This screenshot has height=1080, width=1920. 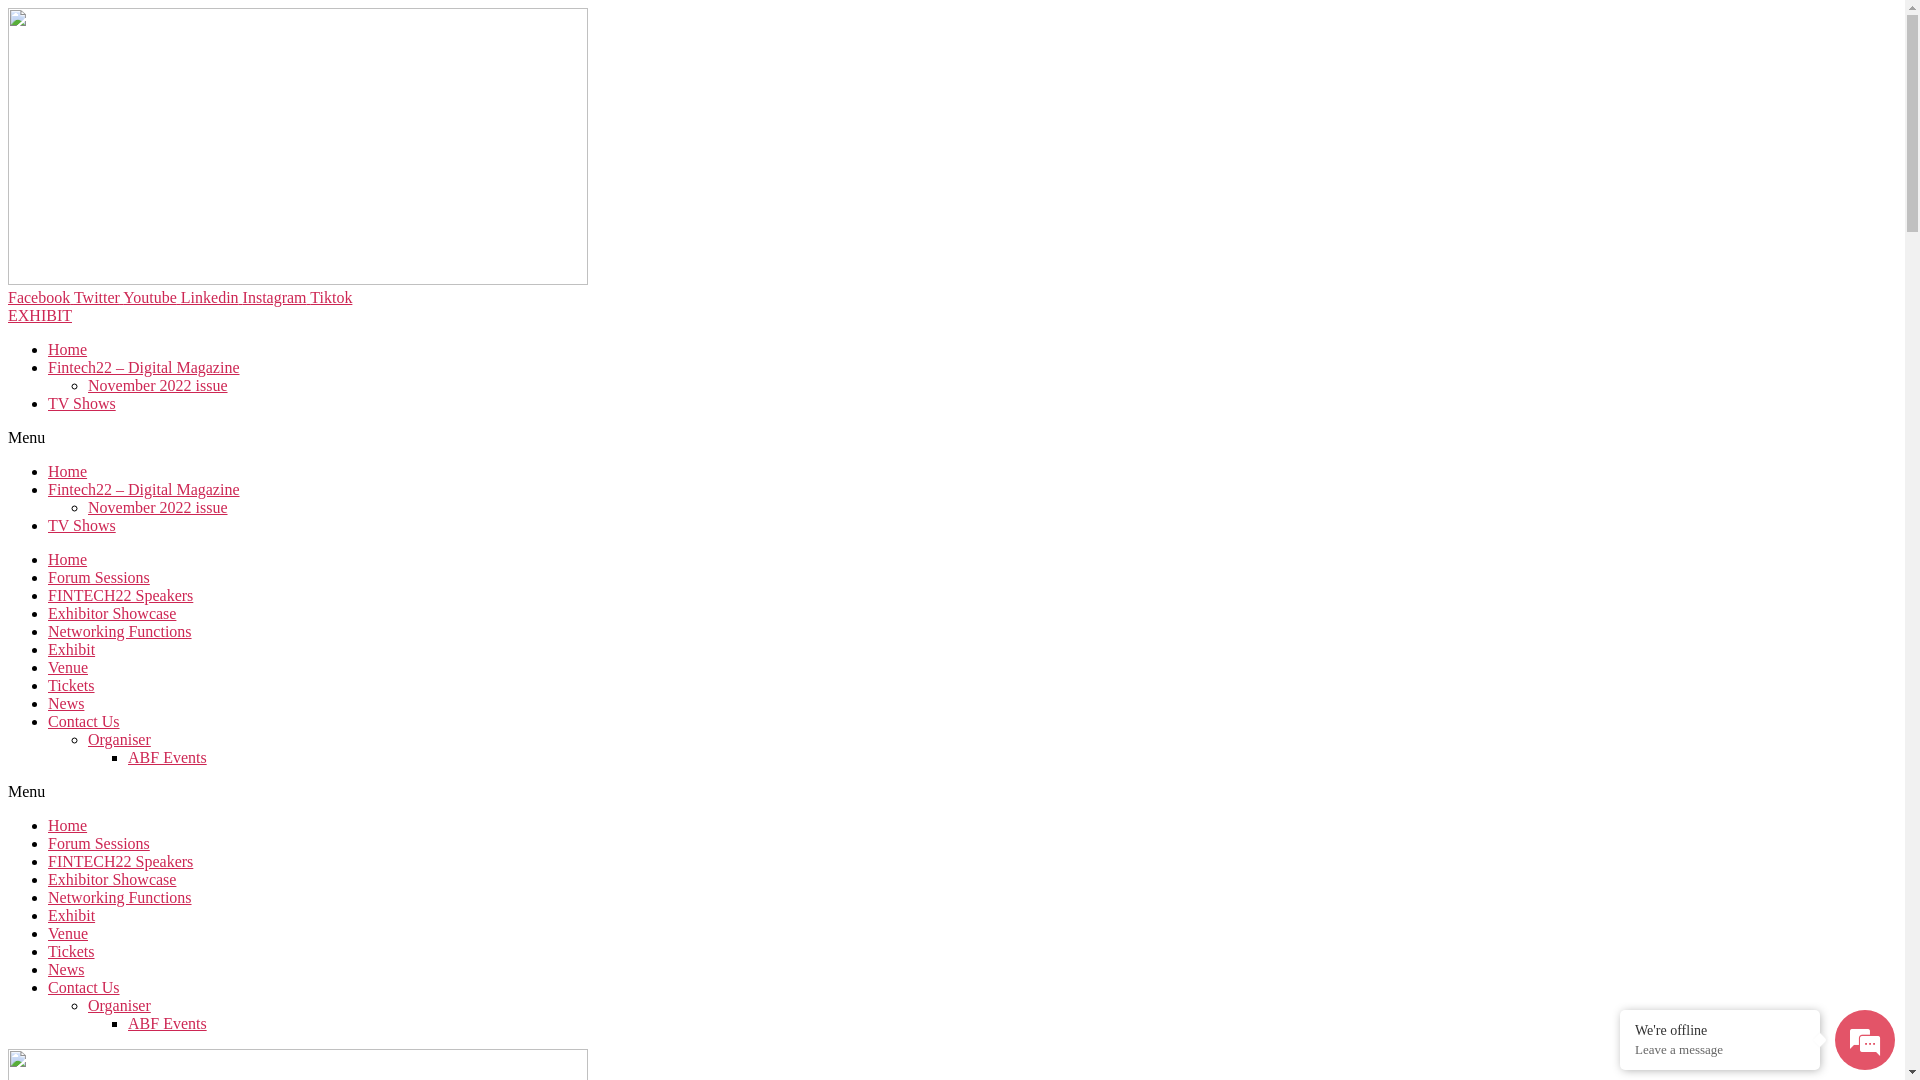 I want to click on 'November 2022 issue', so click(x=157, y=506).